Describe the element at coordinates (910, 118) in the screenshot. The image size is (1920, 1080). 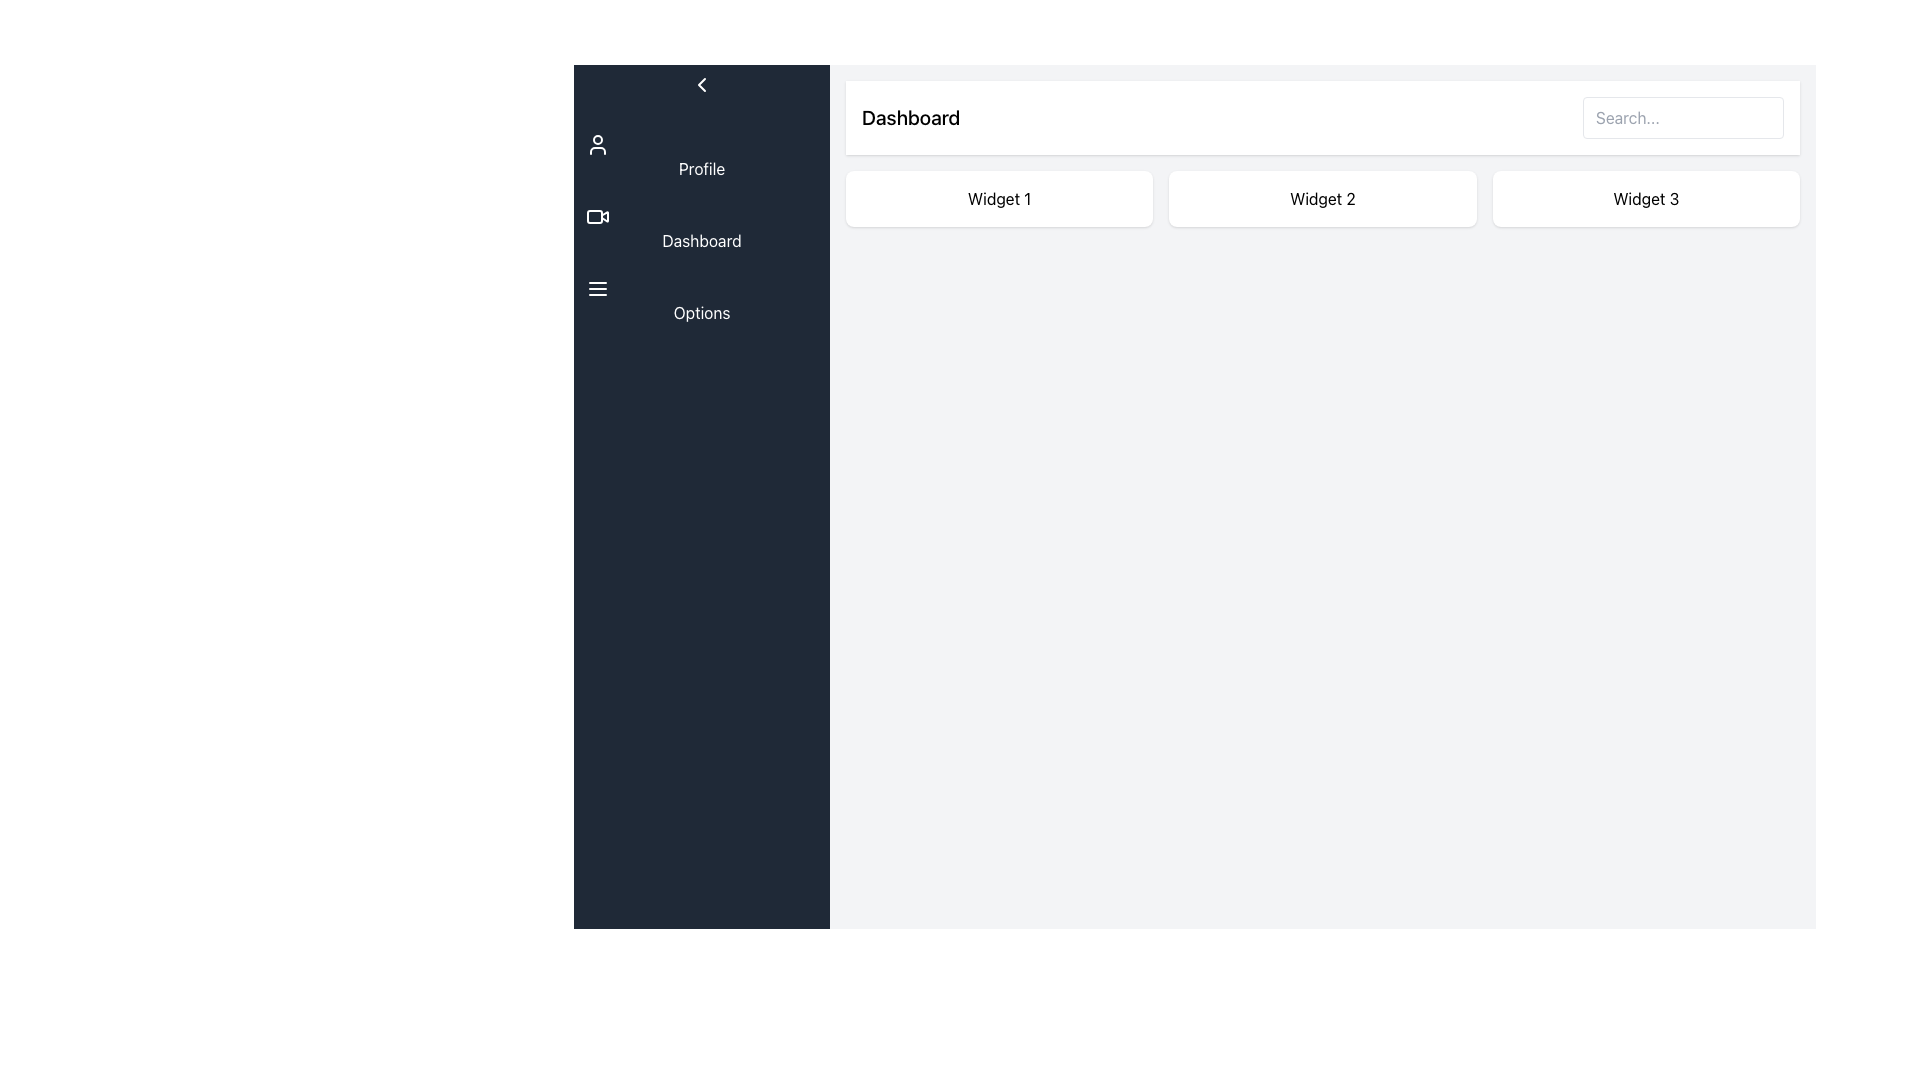
I see `the 'Dashboard' text label, which is prominently displayed in bold and enlarged font, located in the upper-left section of the central content area within the main header of the page` at that location.